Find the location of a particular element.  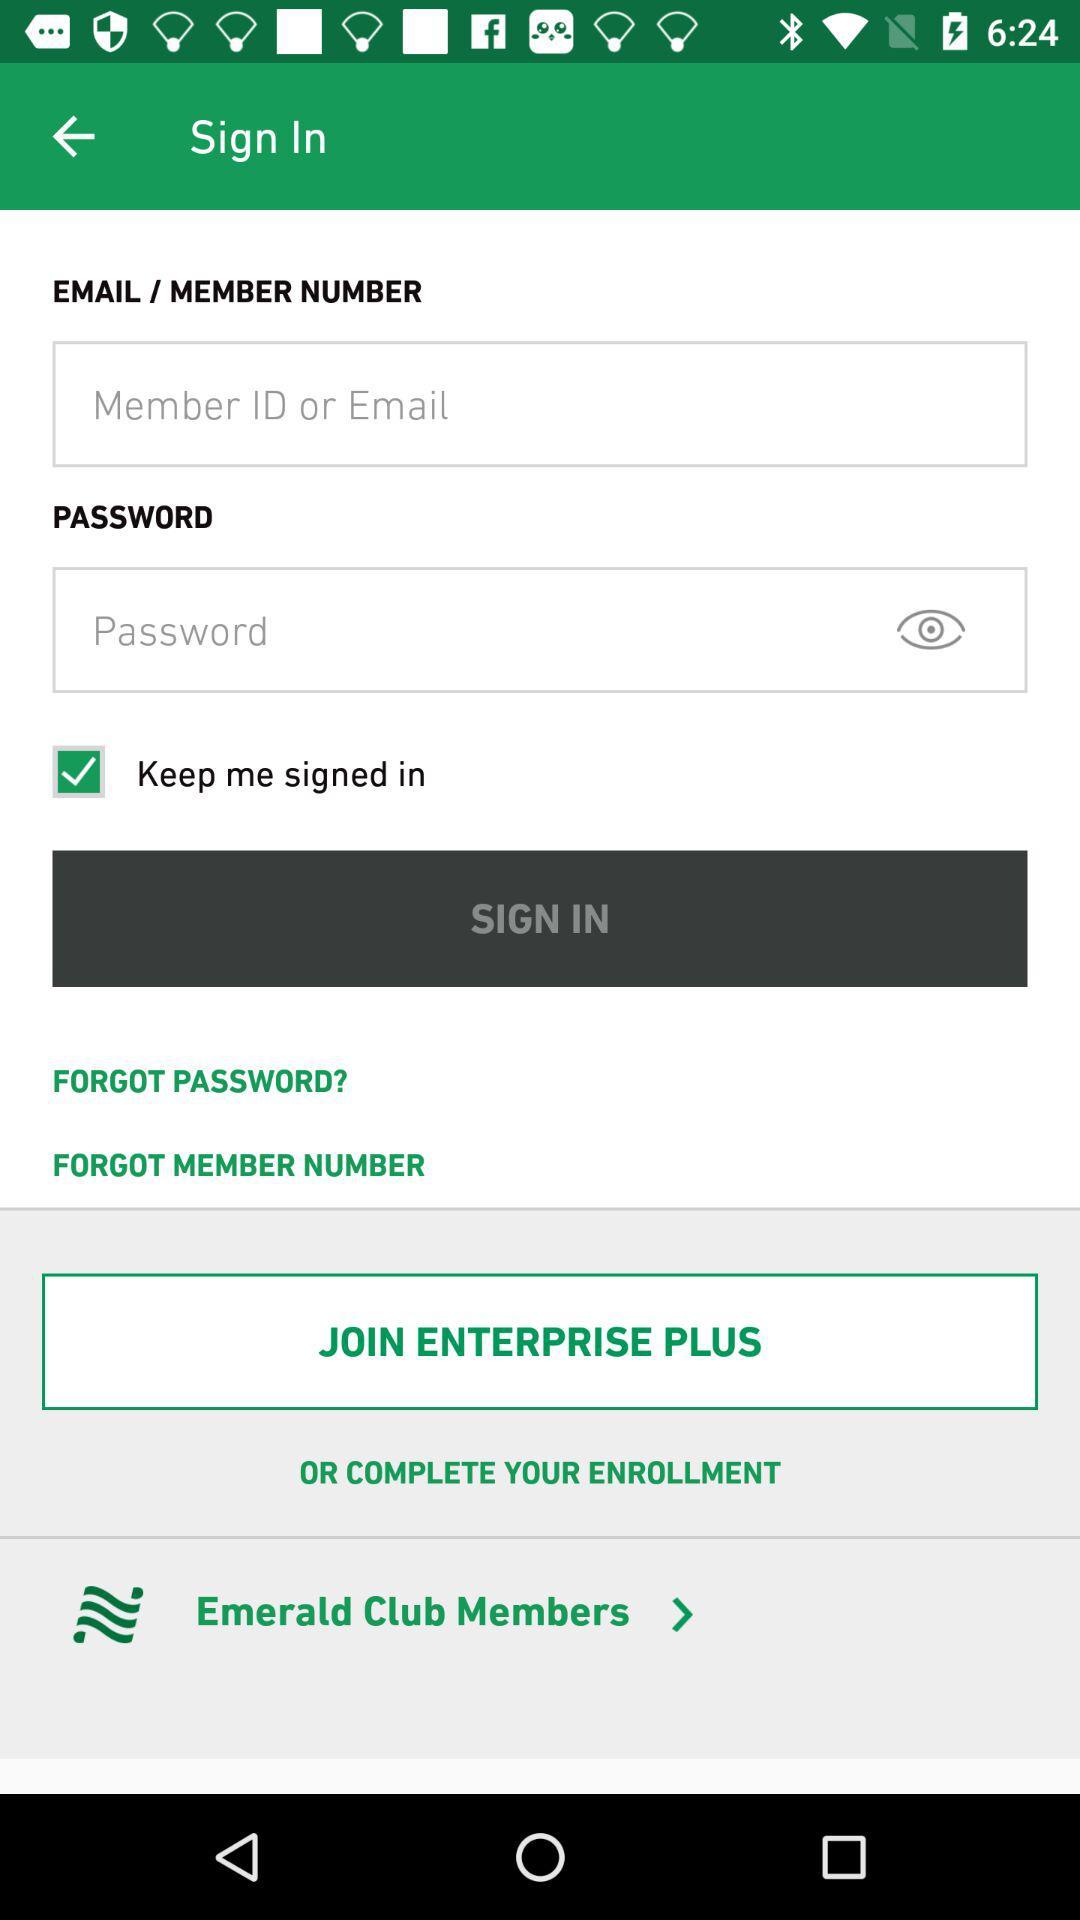

the item below the join enterprise plus item is located at coordinates (540, 1473).